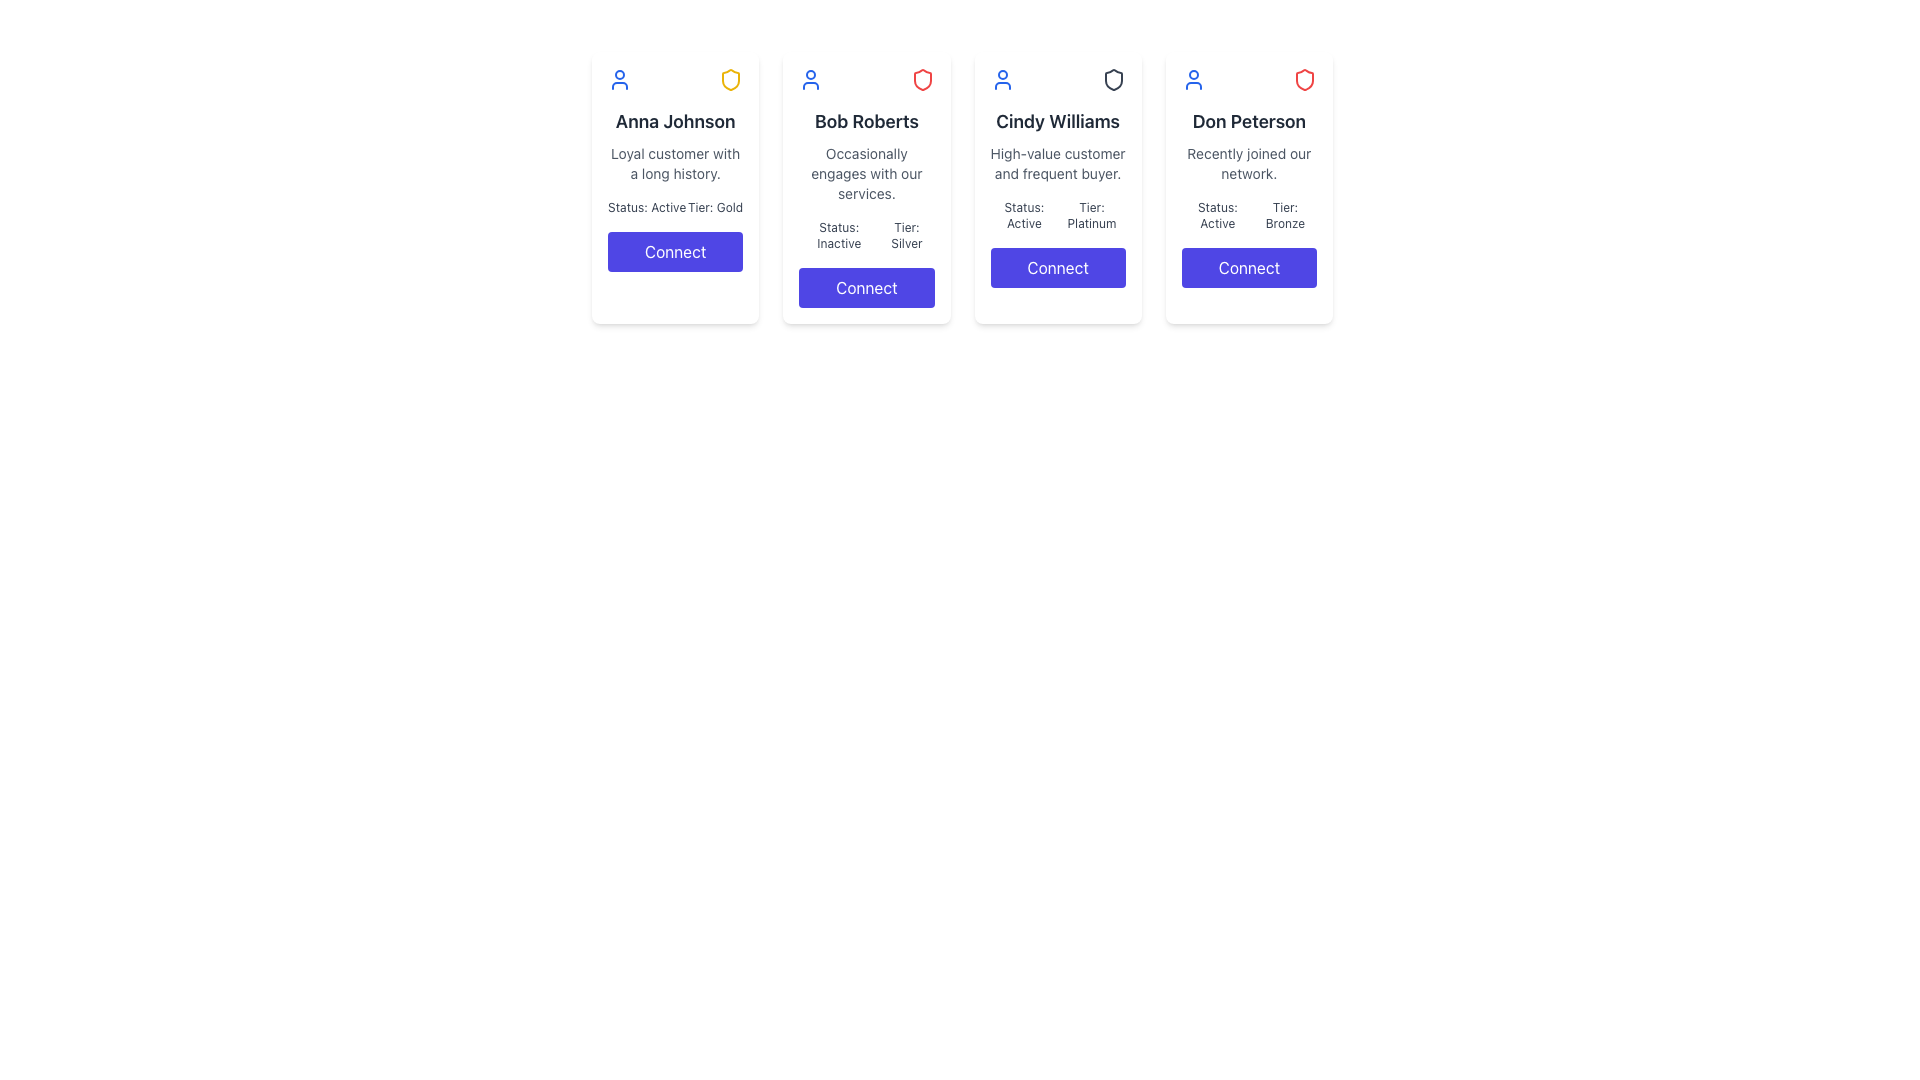  I want to click on the shield icon indicating security or tier level associated with the user 'Anna Johnson' in the card header, so click(730, 79).